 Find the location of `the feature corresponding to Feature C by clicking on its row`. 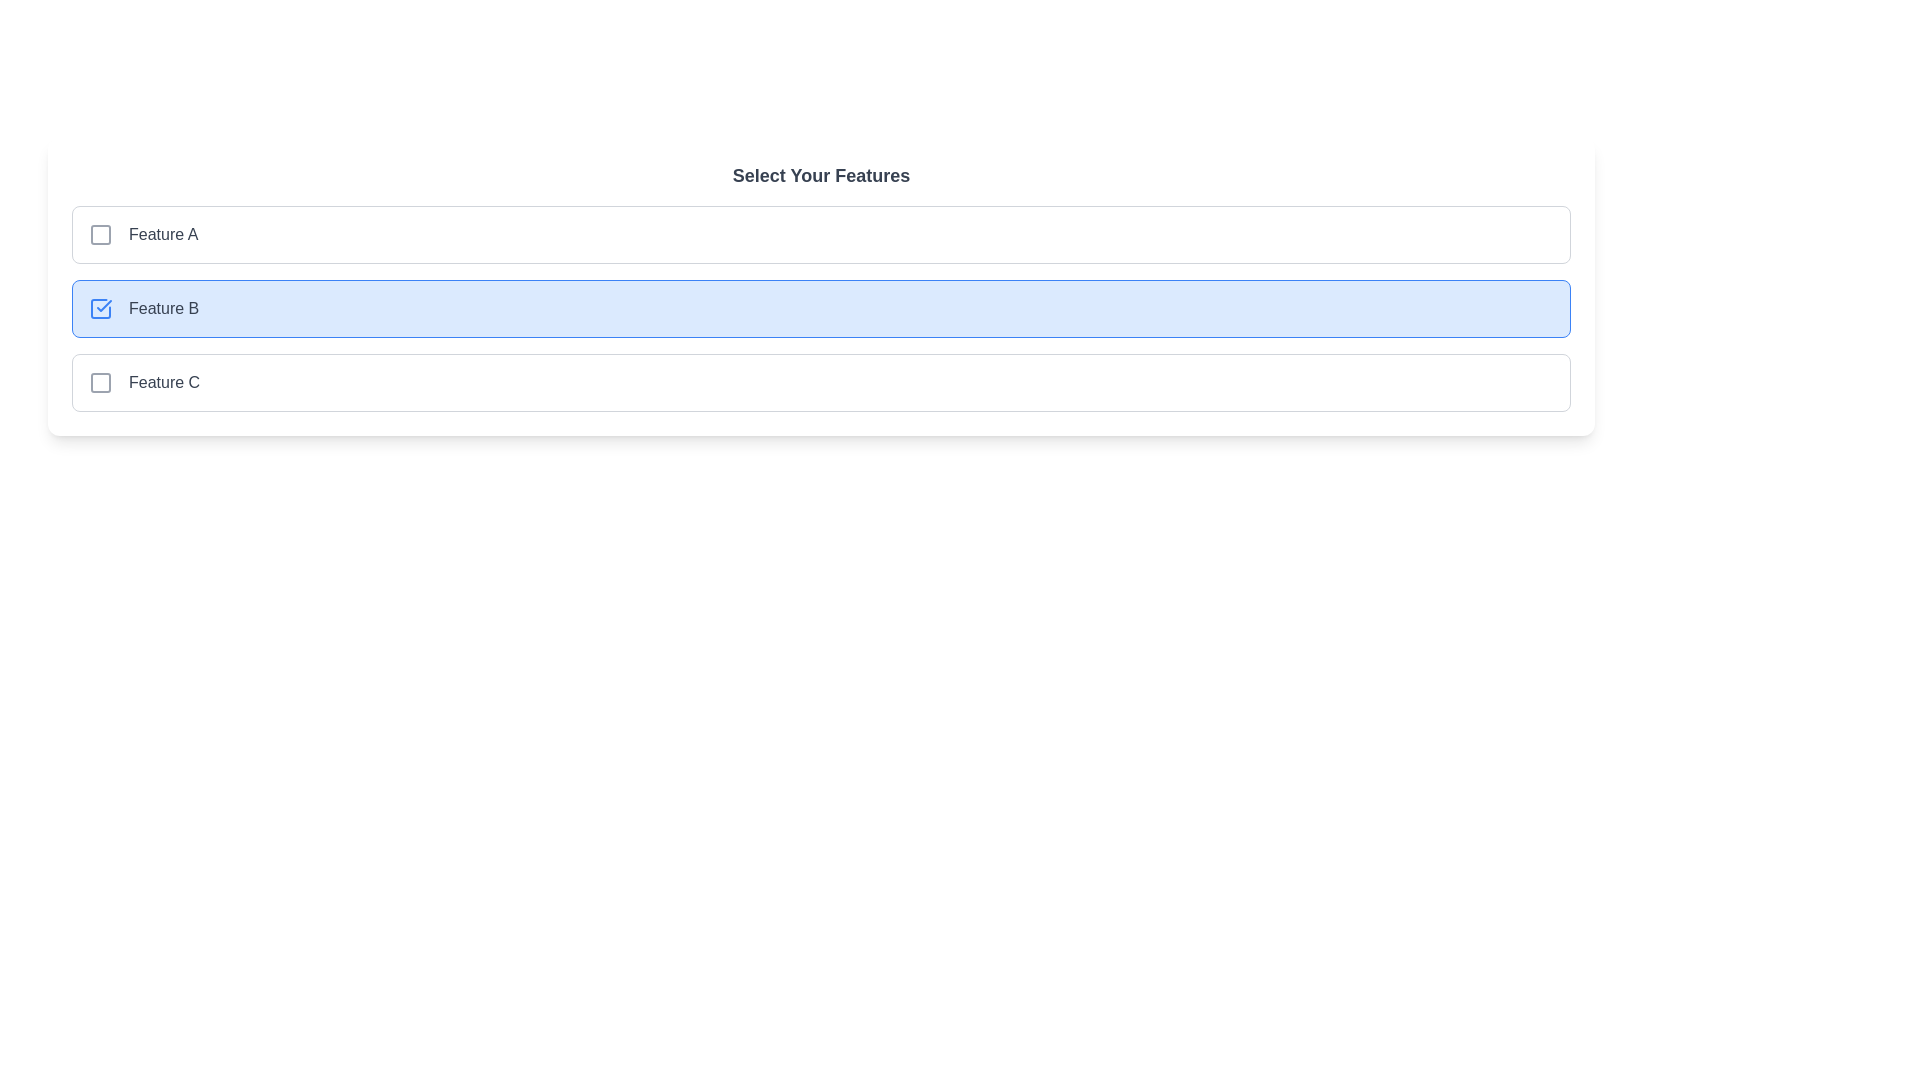

the feature corresponding to Feature C by clicking on its row is located at coordinates (821, 382).